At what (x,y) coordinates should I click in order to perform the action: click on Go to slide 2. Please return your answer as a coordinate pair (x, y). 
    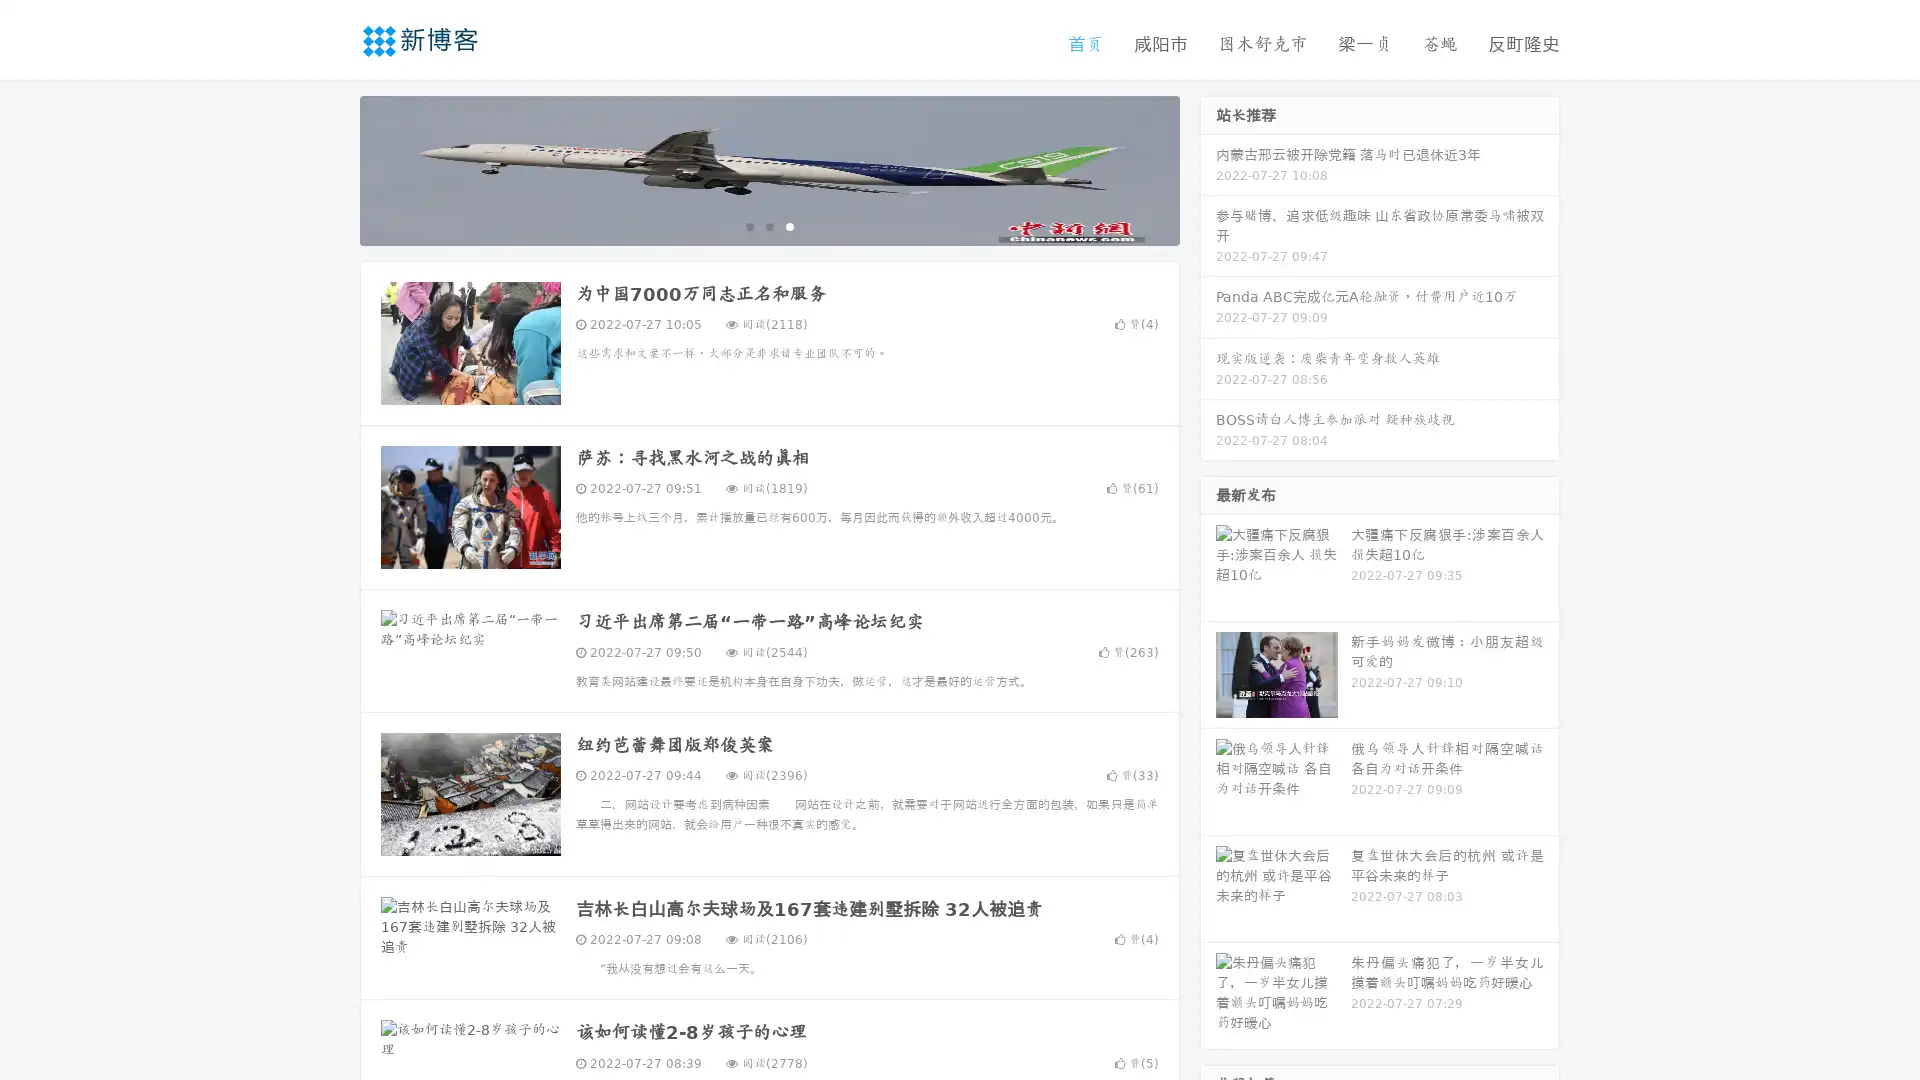
    Looking at the image, I should click on (768, 225).